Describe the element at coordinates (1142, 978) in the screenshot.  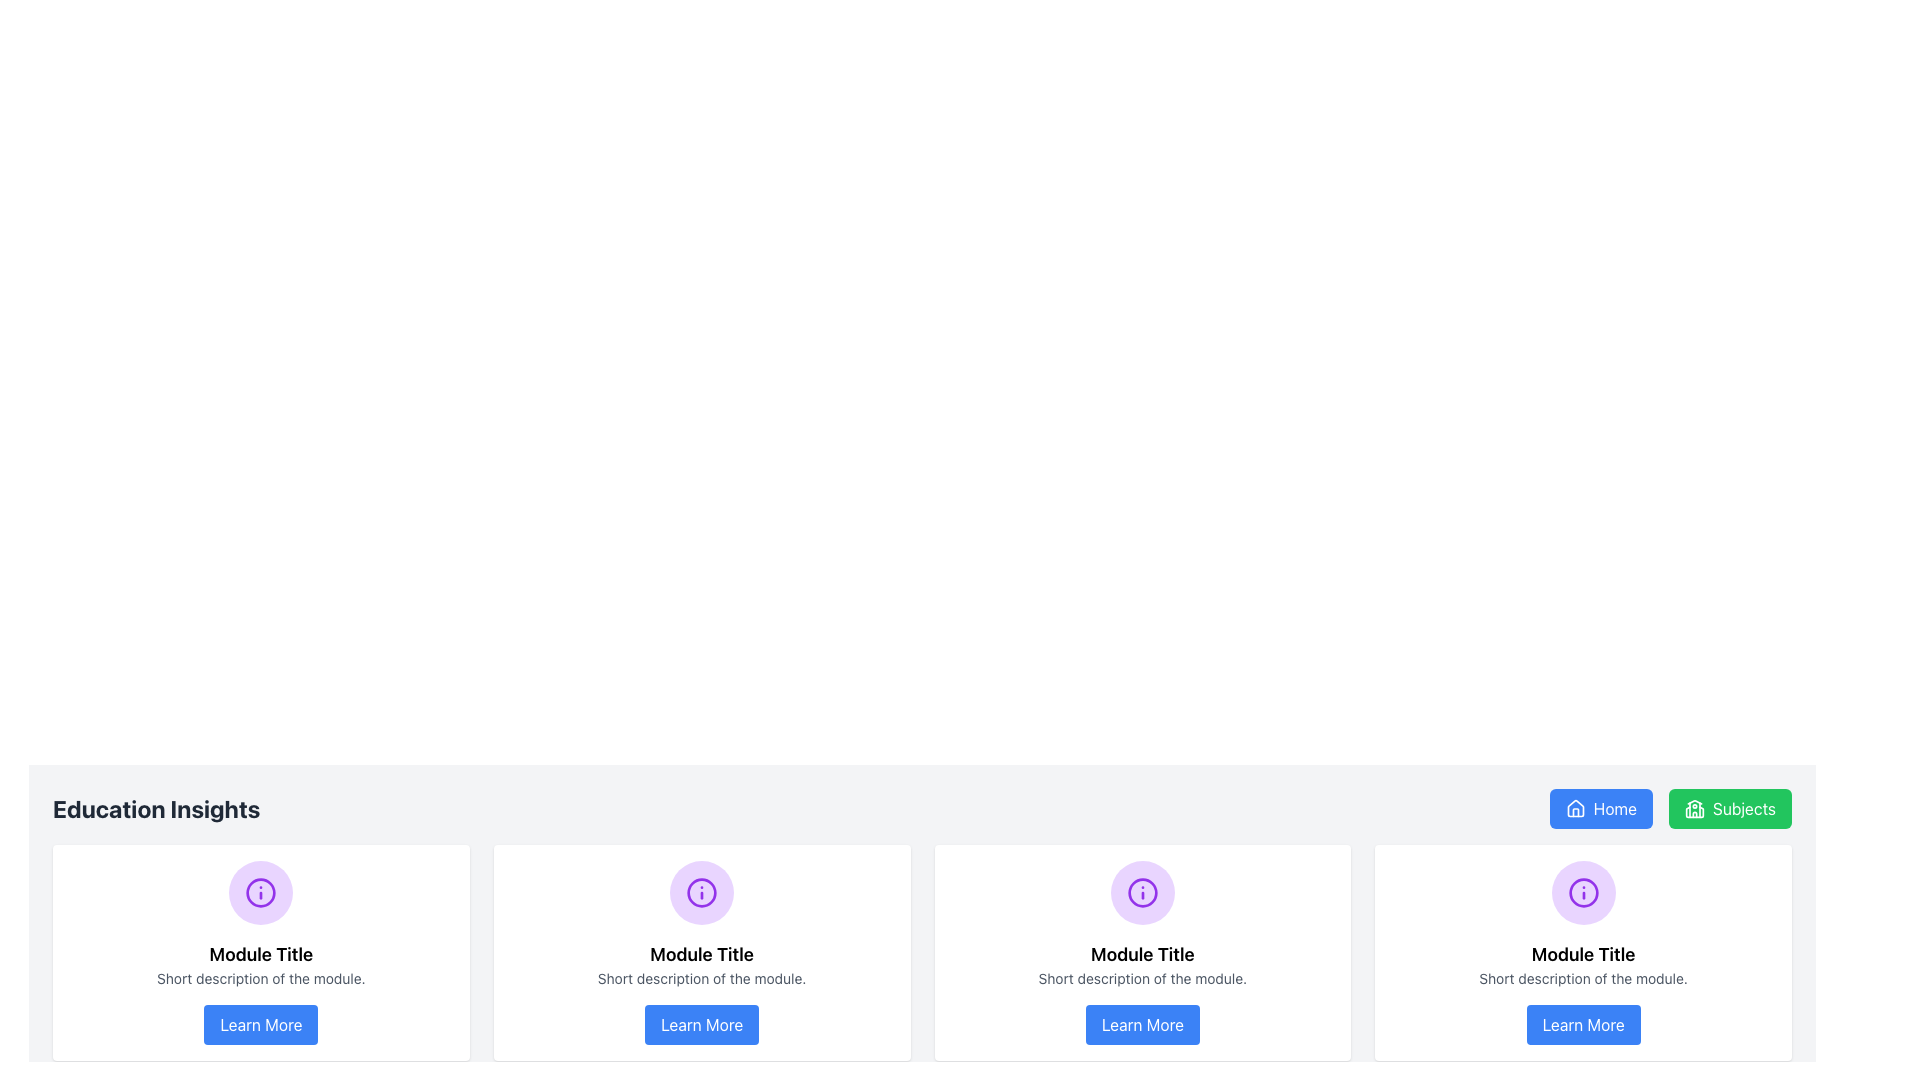
I see `the static text element reading 'Short description of the module.' which is located beneath the title 'Module Title' within a card interface` at that location.